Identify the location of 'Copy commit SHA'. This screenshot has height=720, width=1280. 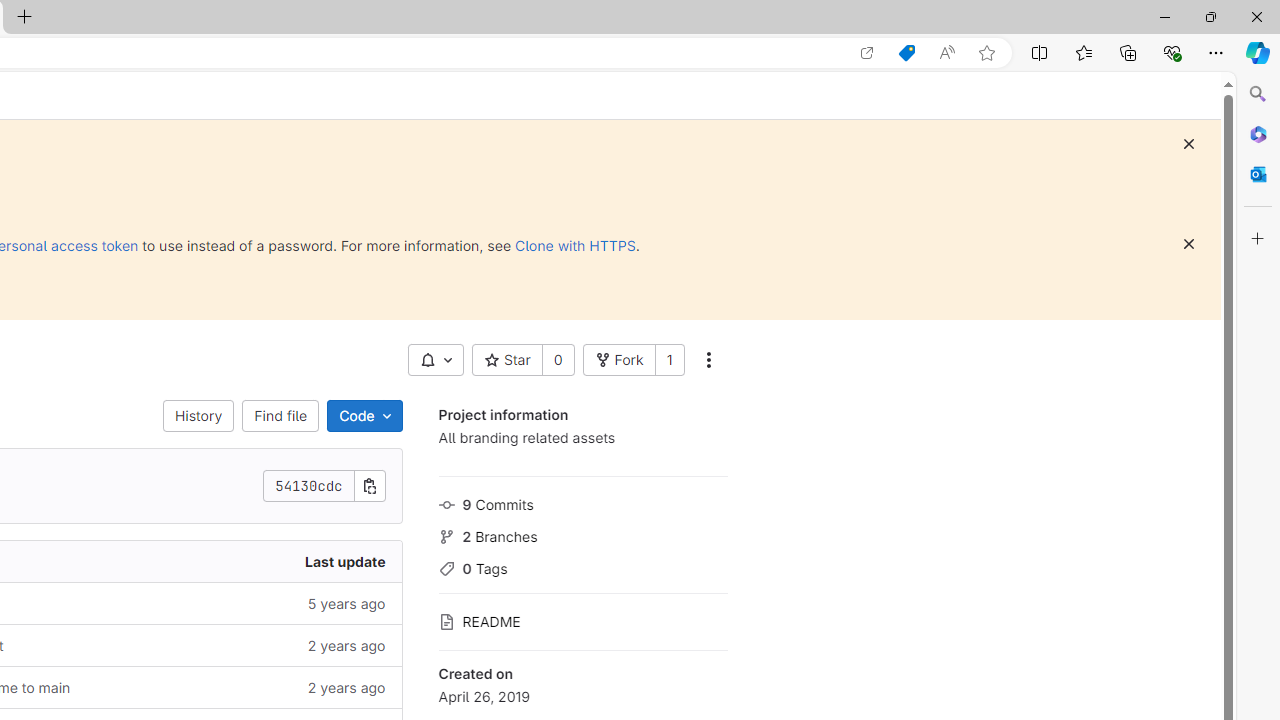
(369, 486).